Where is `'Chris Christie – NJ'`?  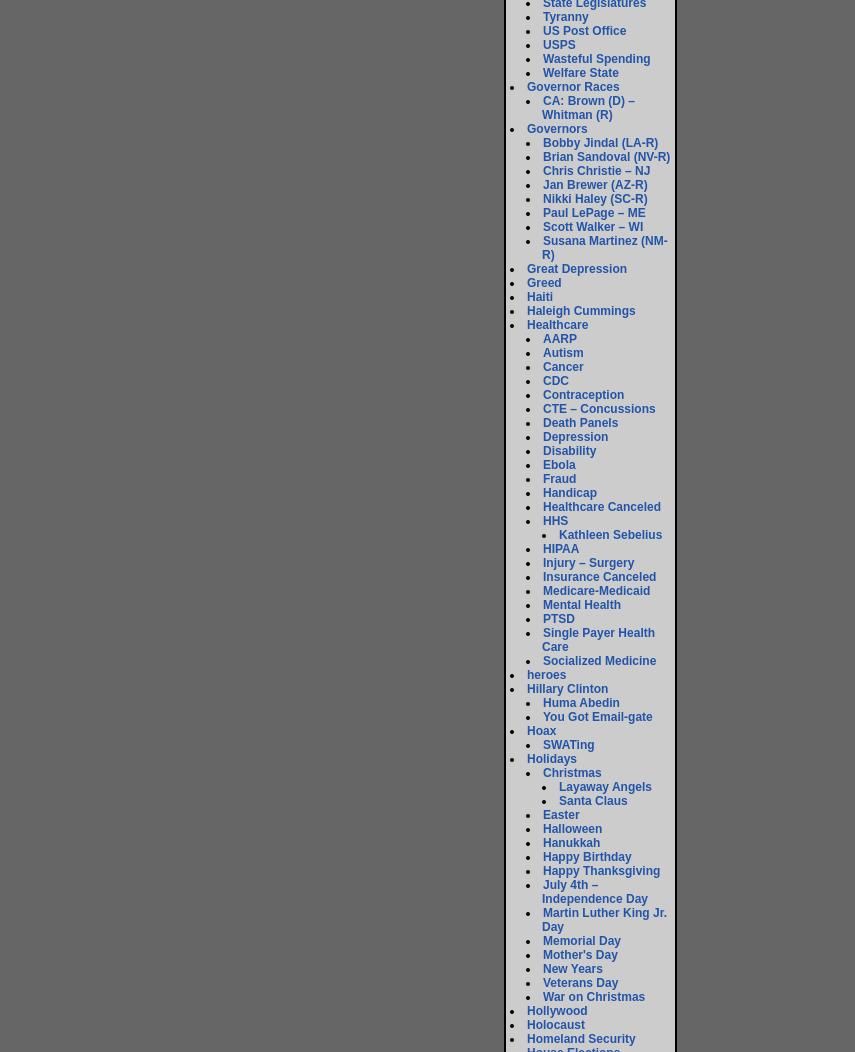
'Chris Christie – NJ' is located at coordinates (596, 169).